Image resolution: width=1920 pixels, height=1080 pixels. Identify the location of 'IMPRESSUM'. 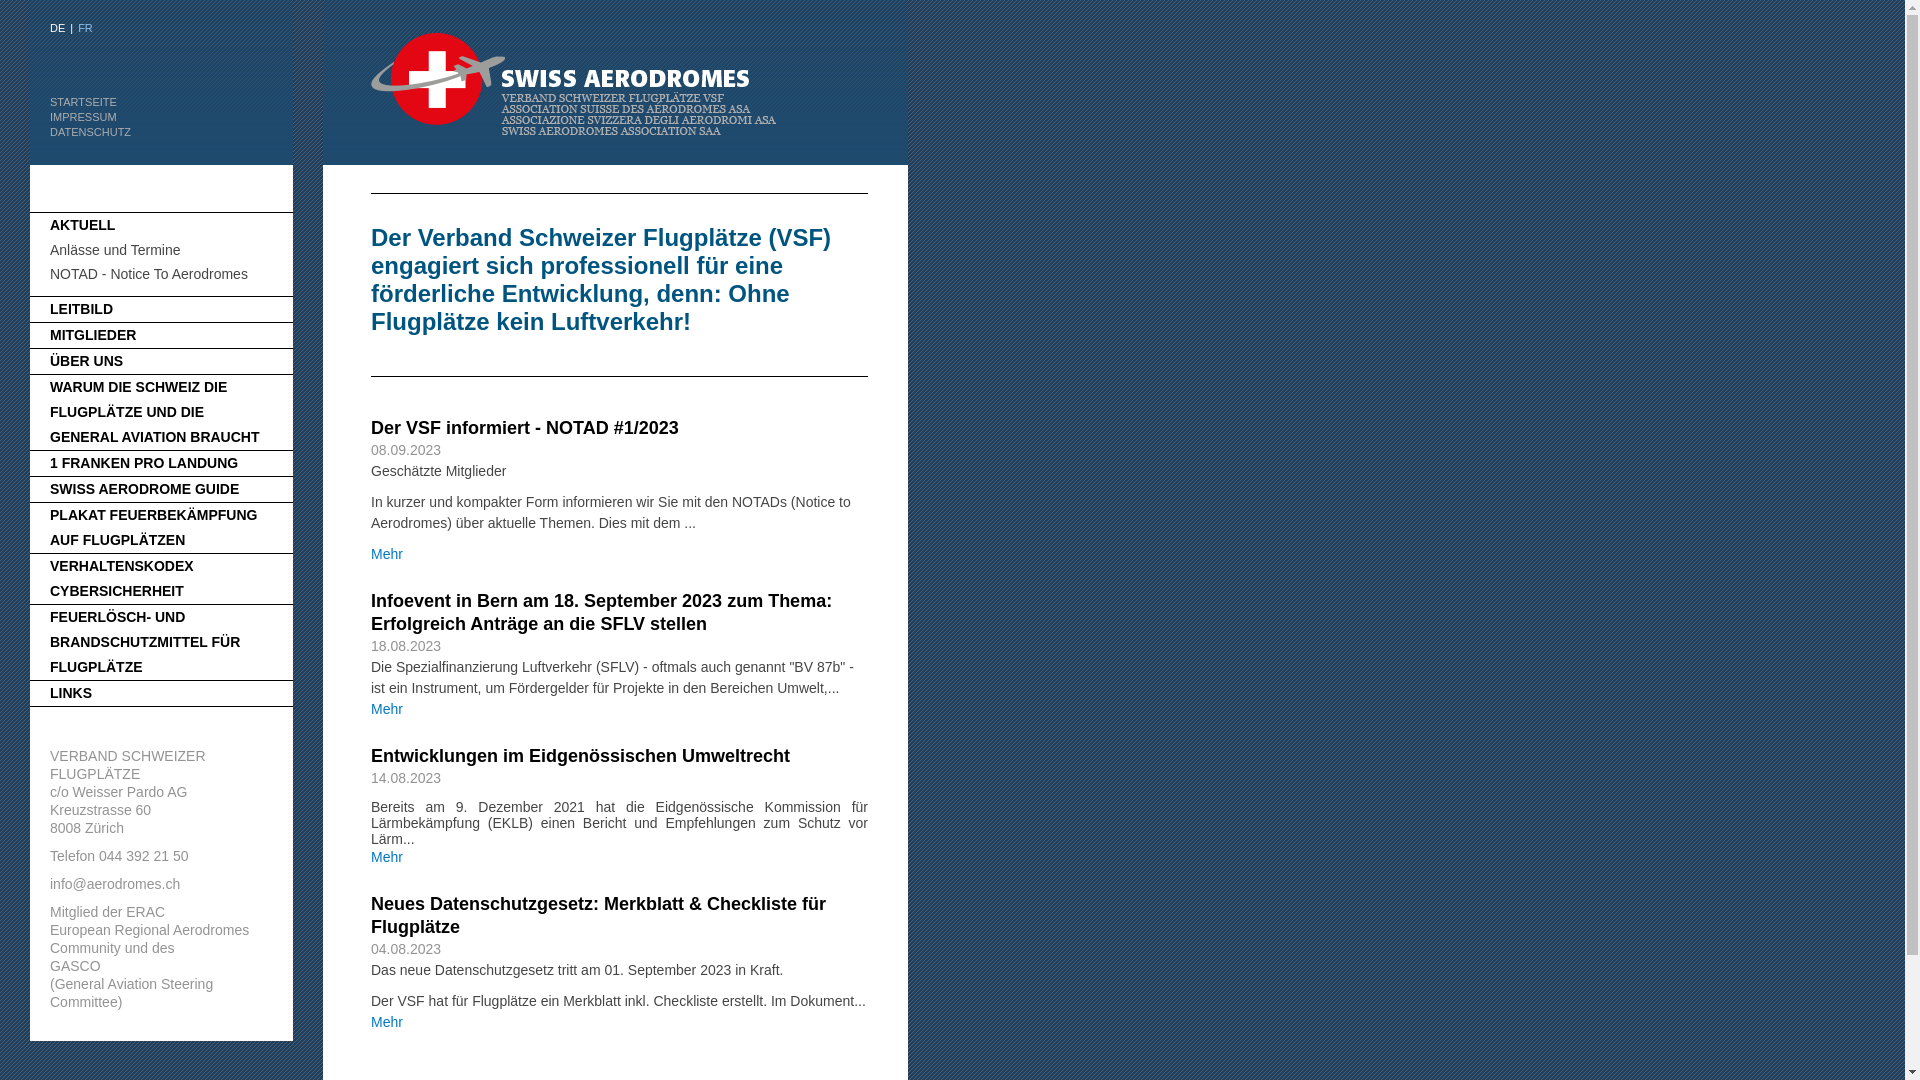
(82, 116).